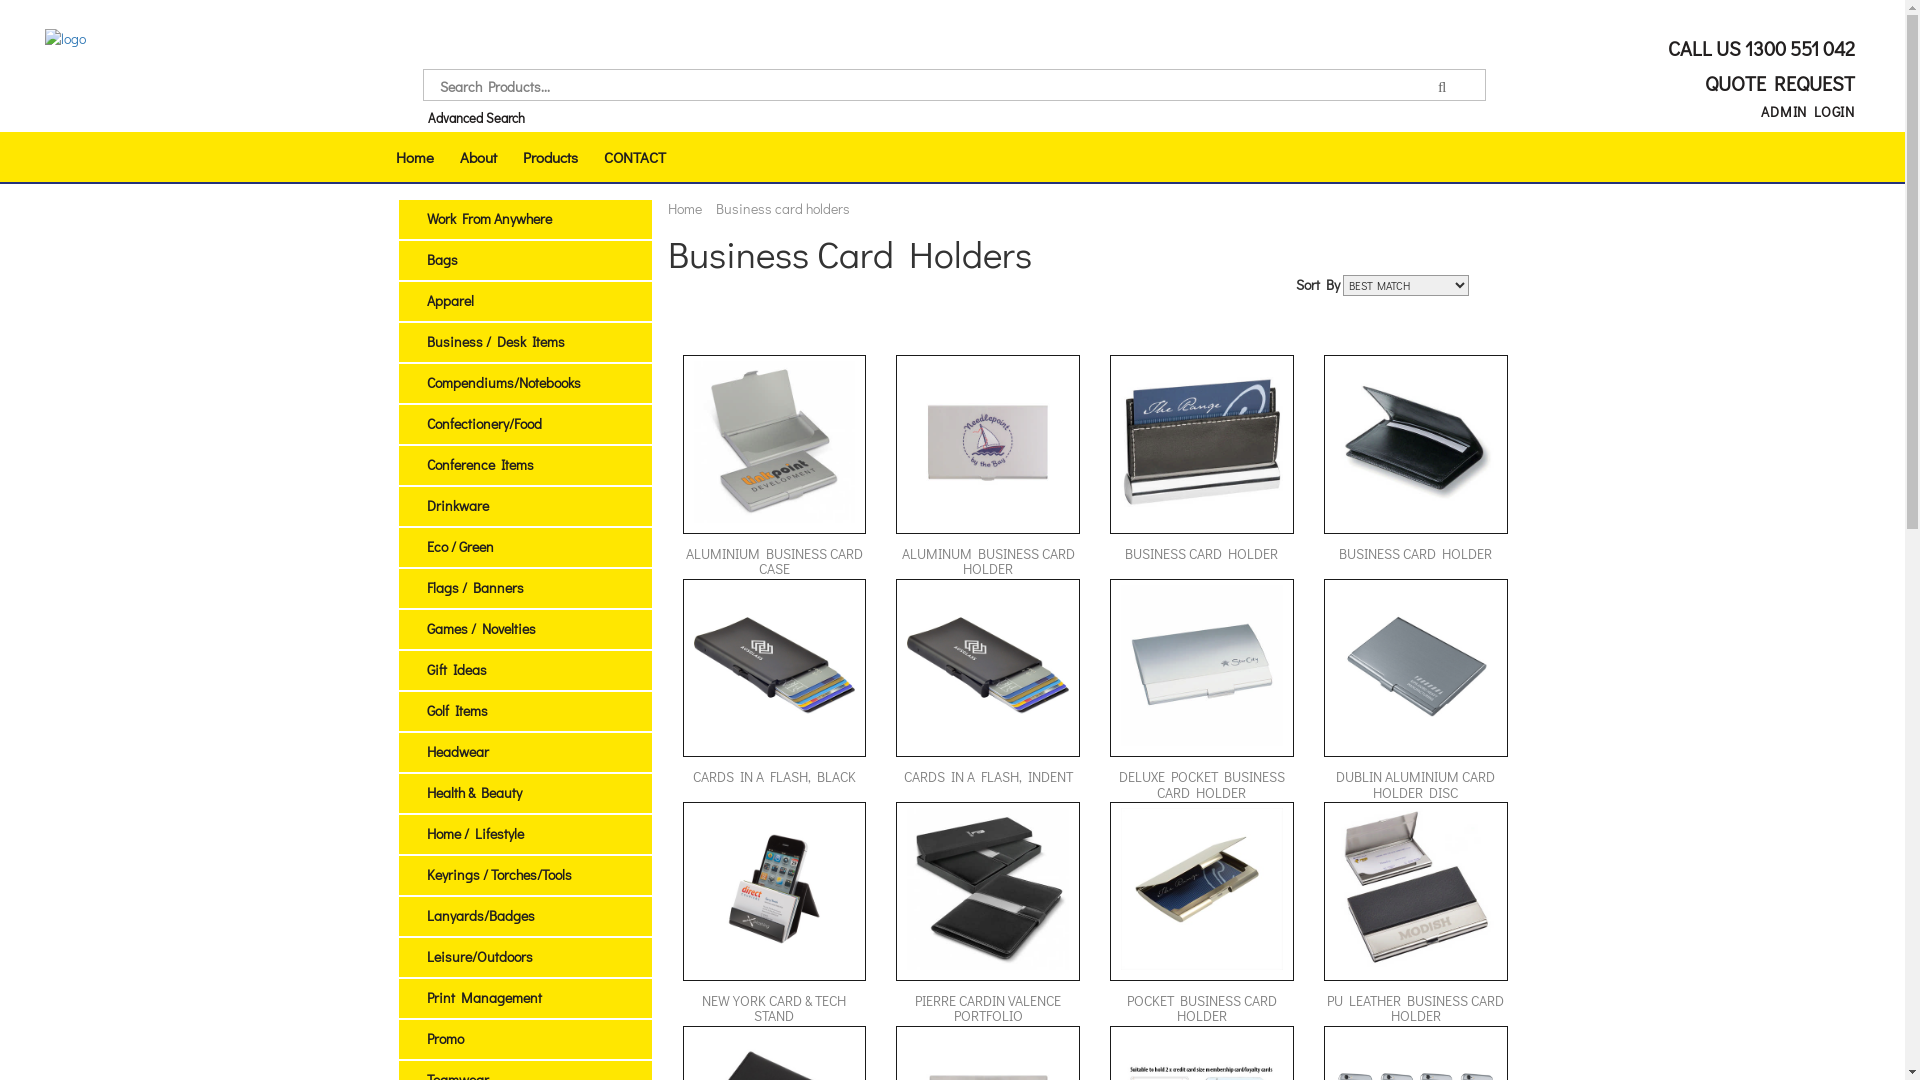  What do you see at coordinates (425, 751) in the screenshot?
I see `'Headwear'` at bounding box center [425, 751].